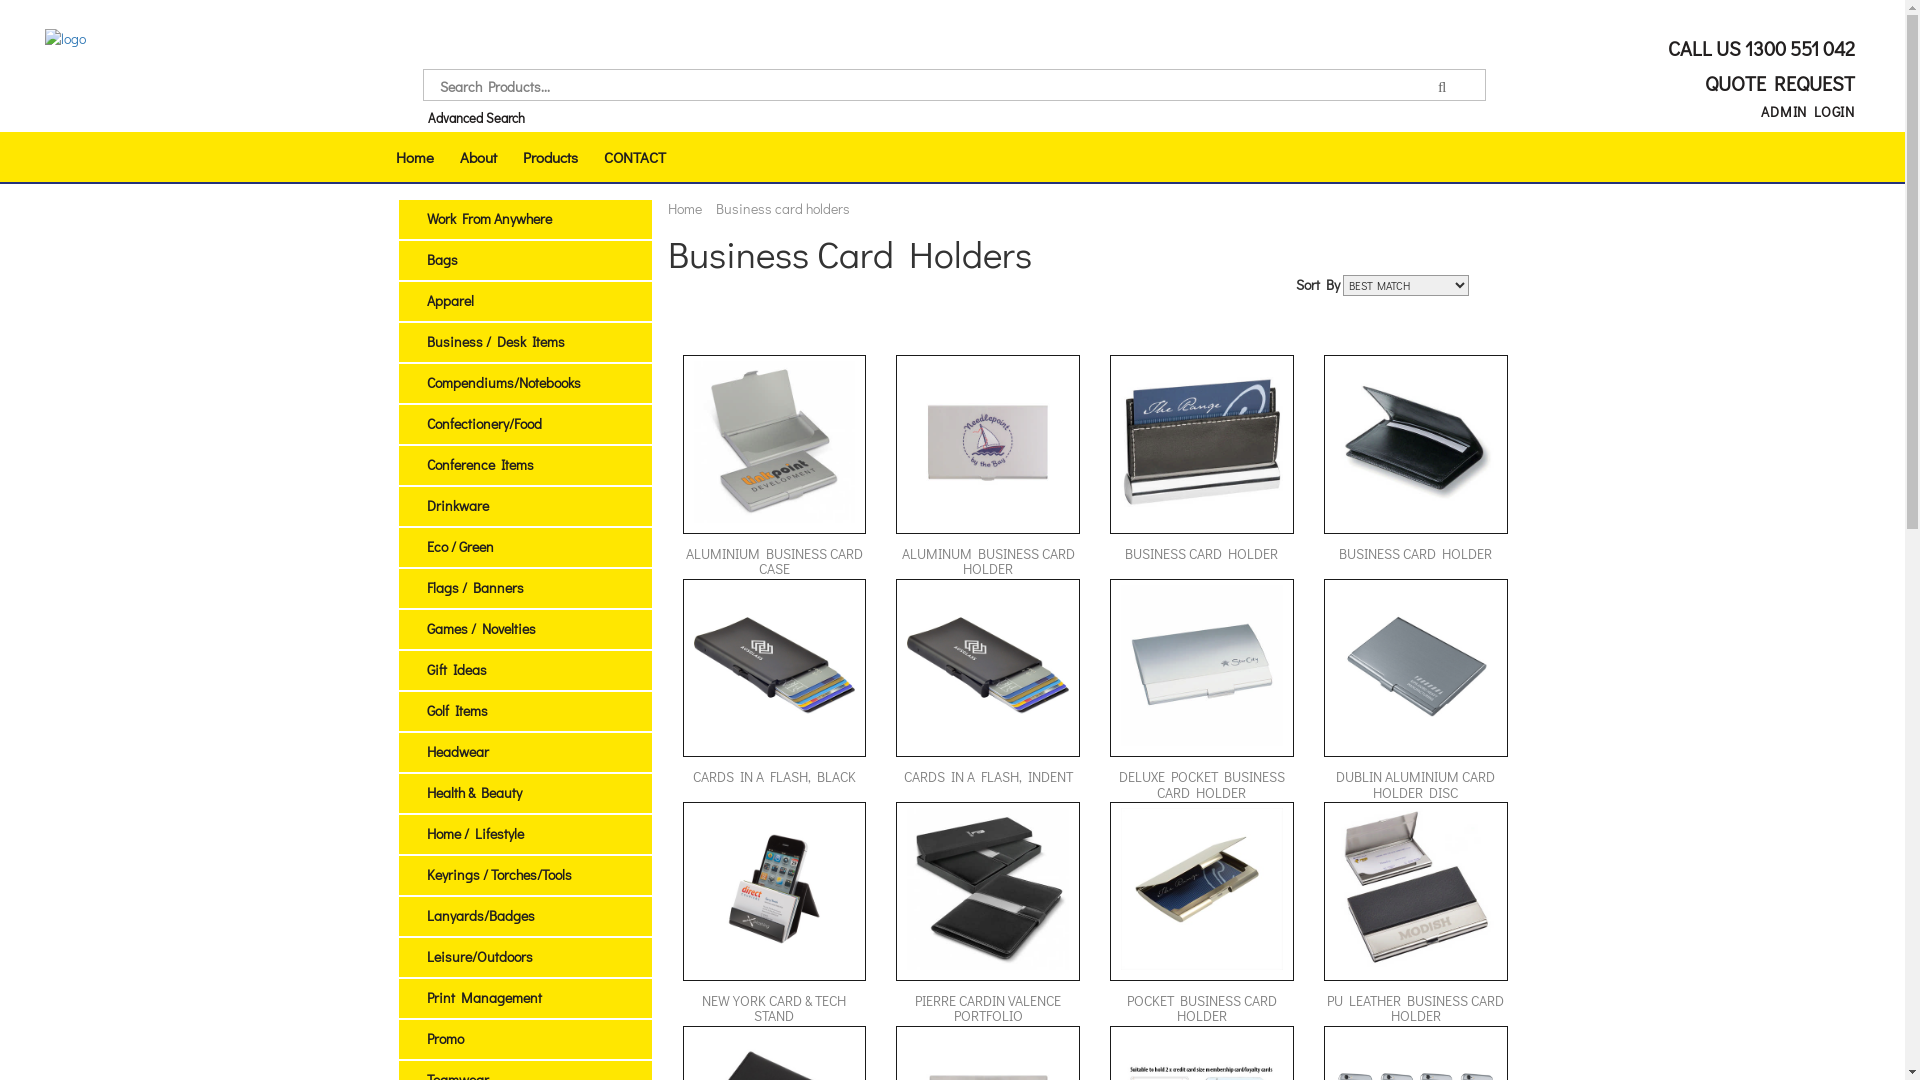  What do you see at coordinates (425, 751) in the screenshot?
I see `'Headwear'` at bounding box center [425, 751].